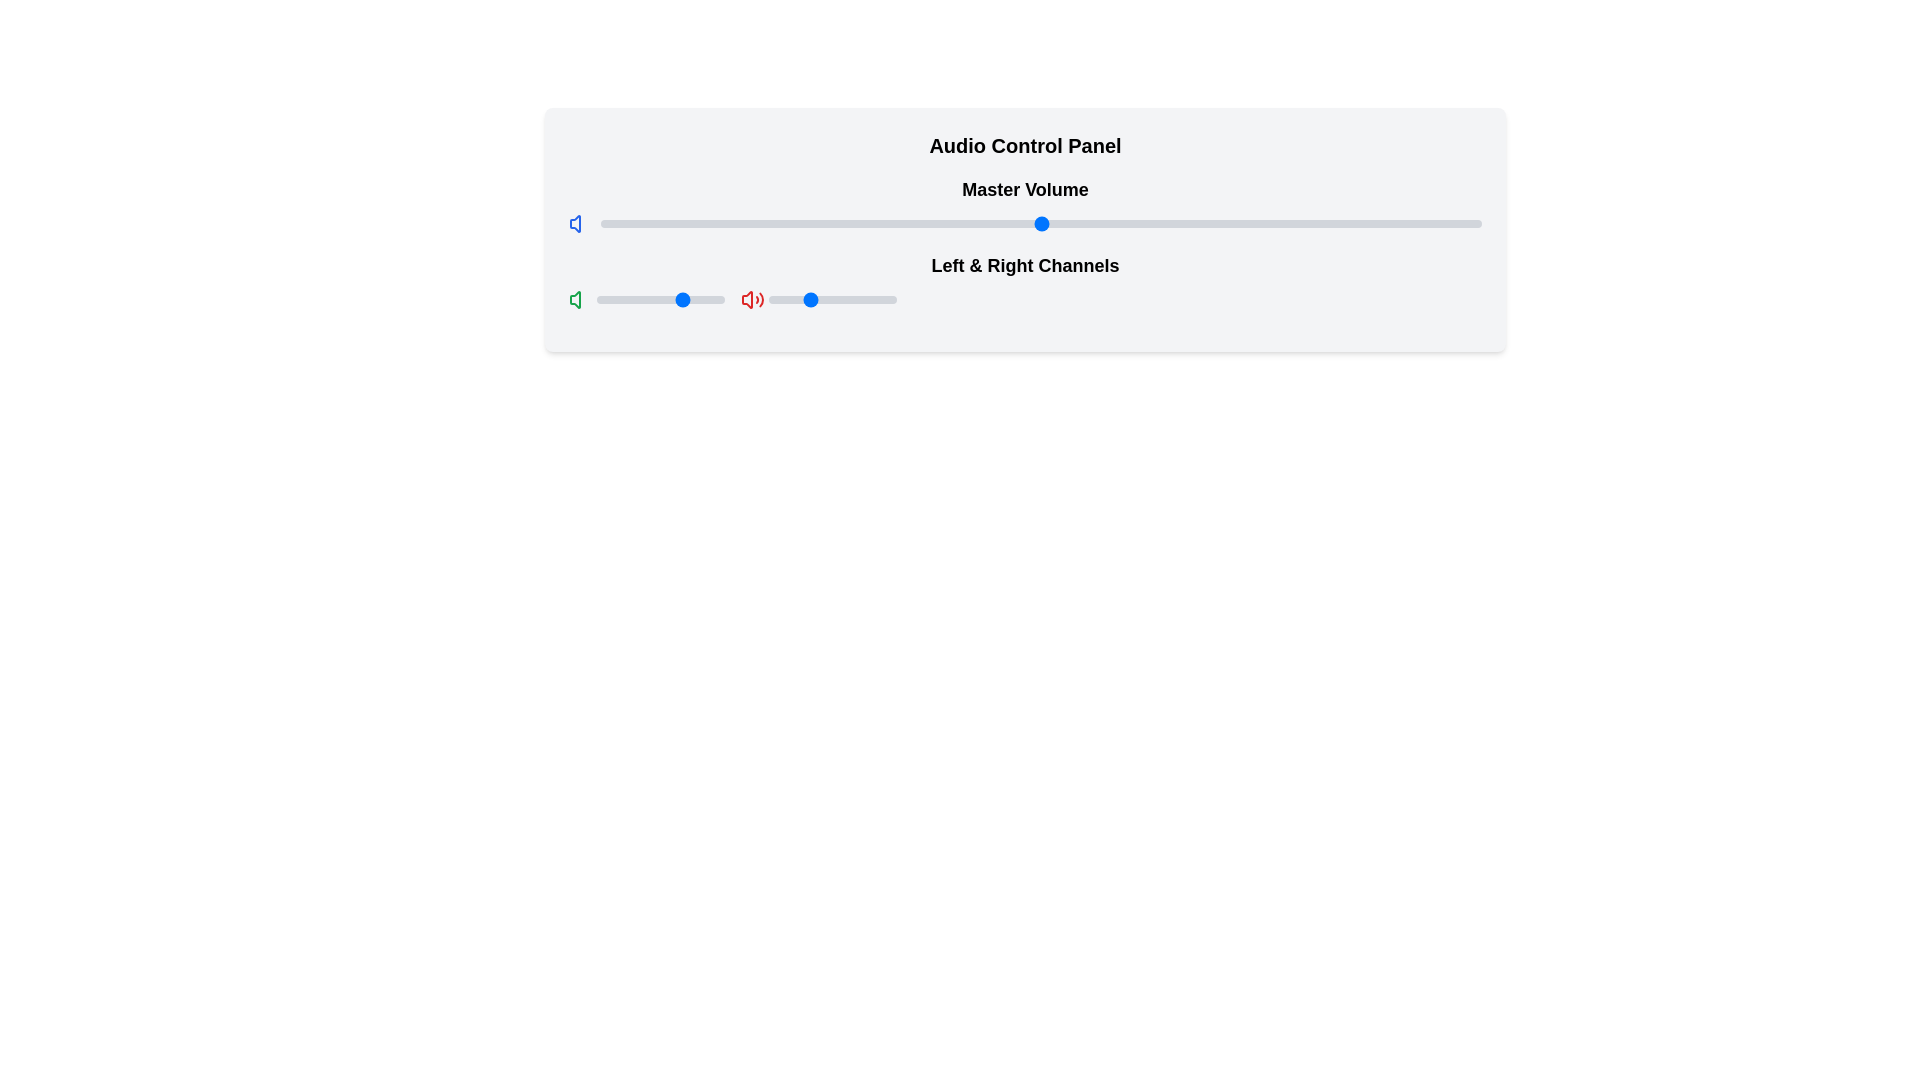 This screenshot has width=1920, height=1080. Describe the element at coordinates (934, 219) in the screenshot. I see `the volume slider` at that location.